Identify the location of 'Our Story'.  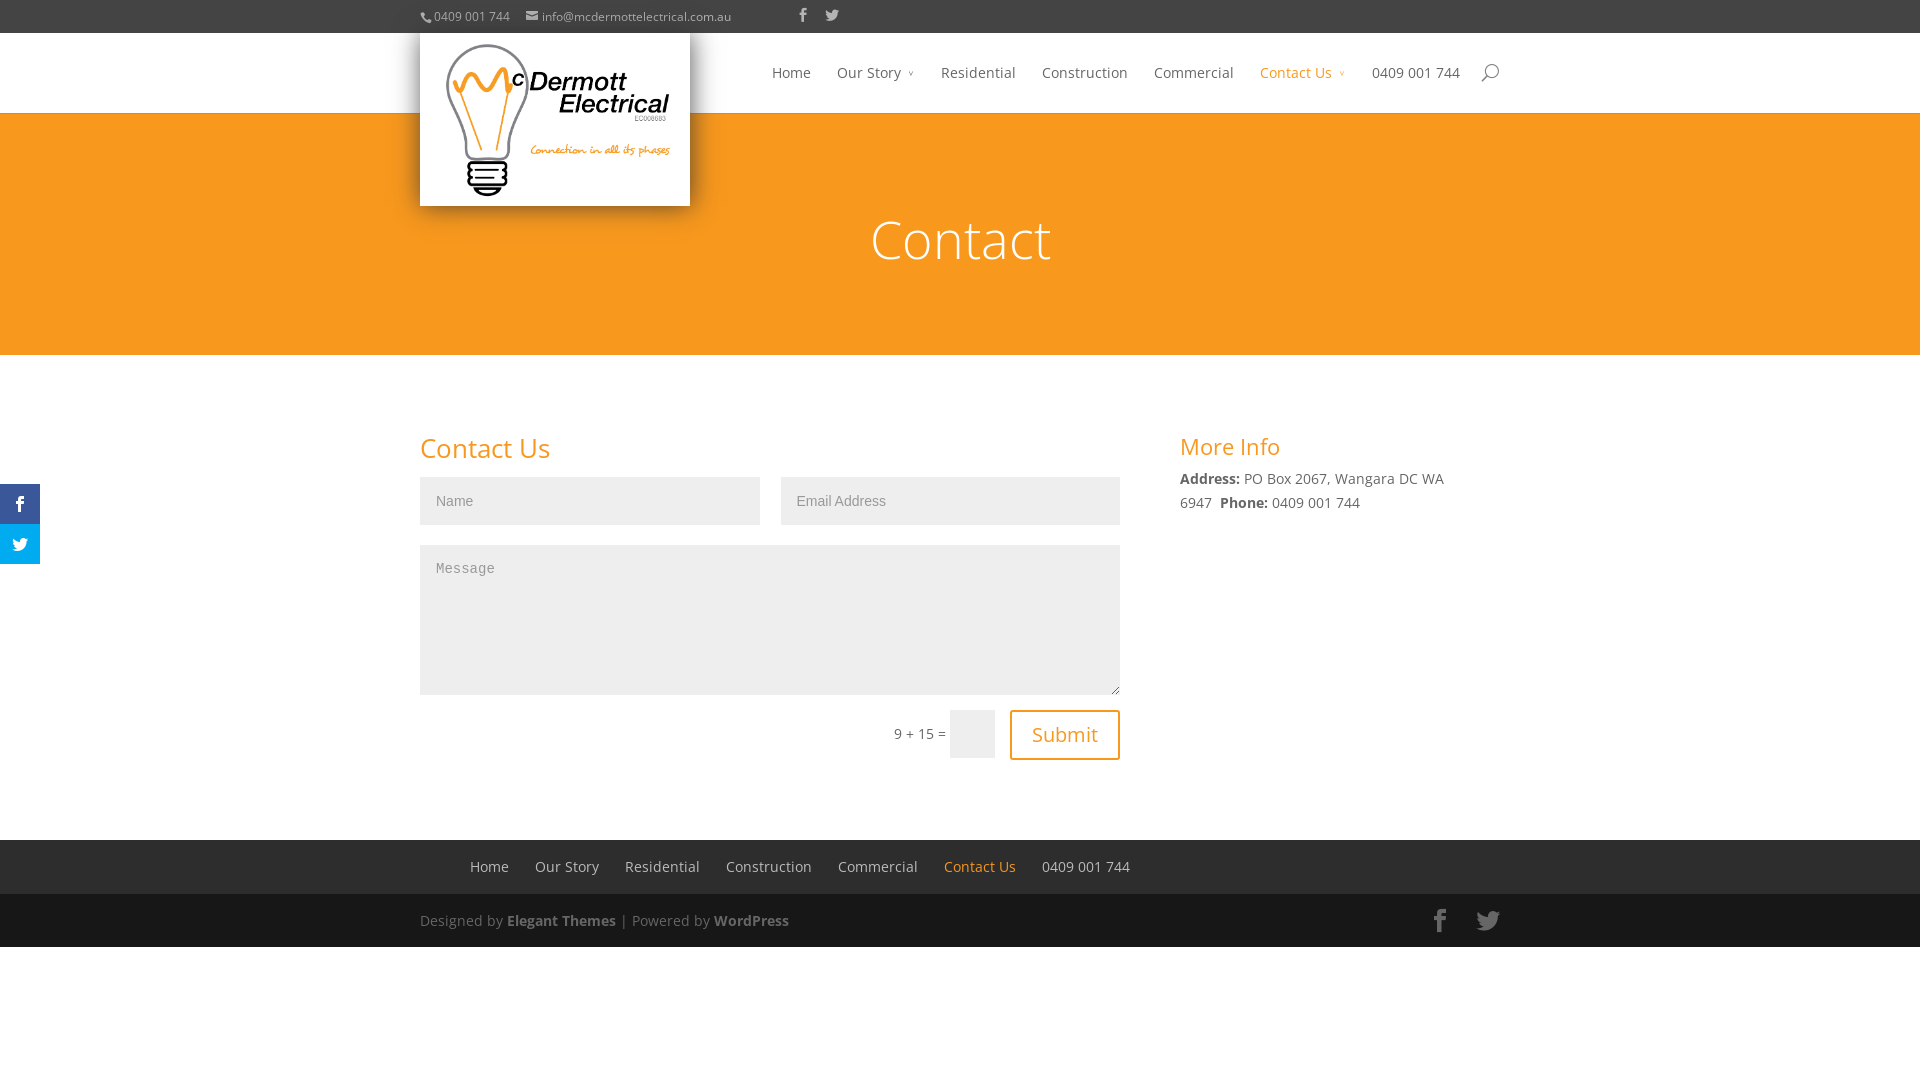
(875, 86).